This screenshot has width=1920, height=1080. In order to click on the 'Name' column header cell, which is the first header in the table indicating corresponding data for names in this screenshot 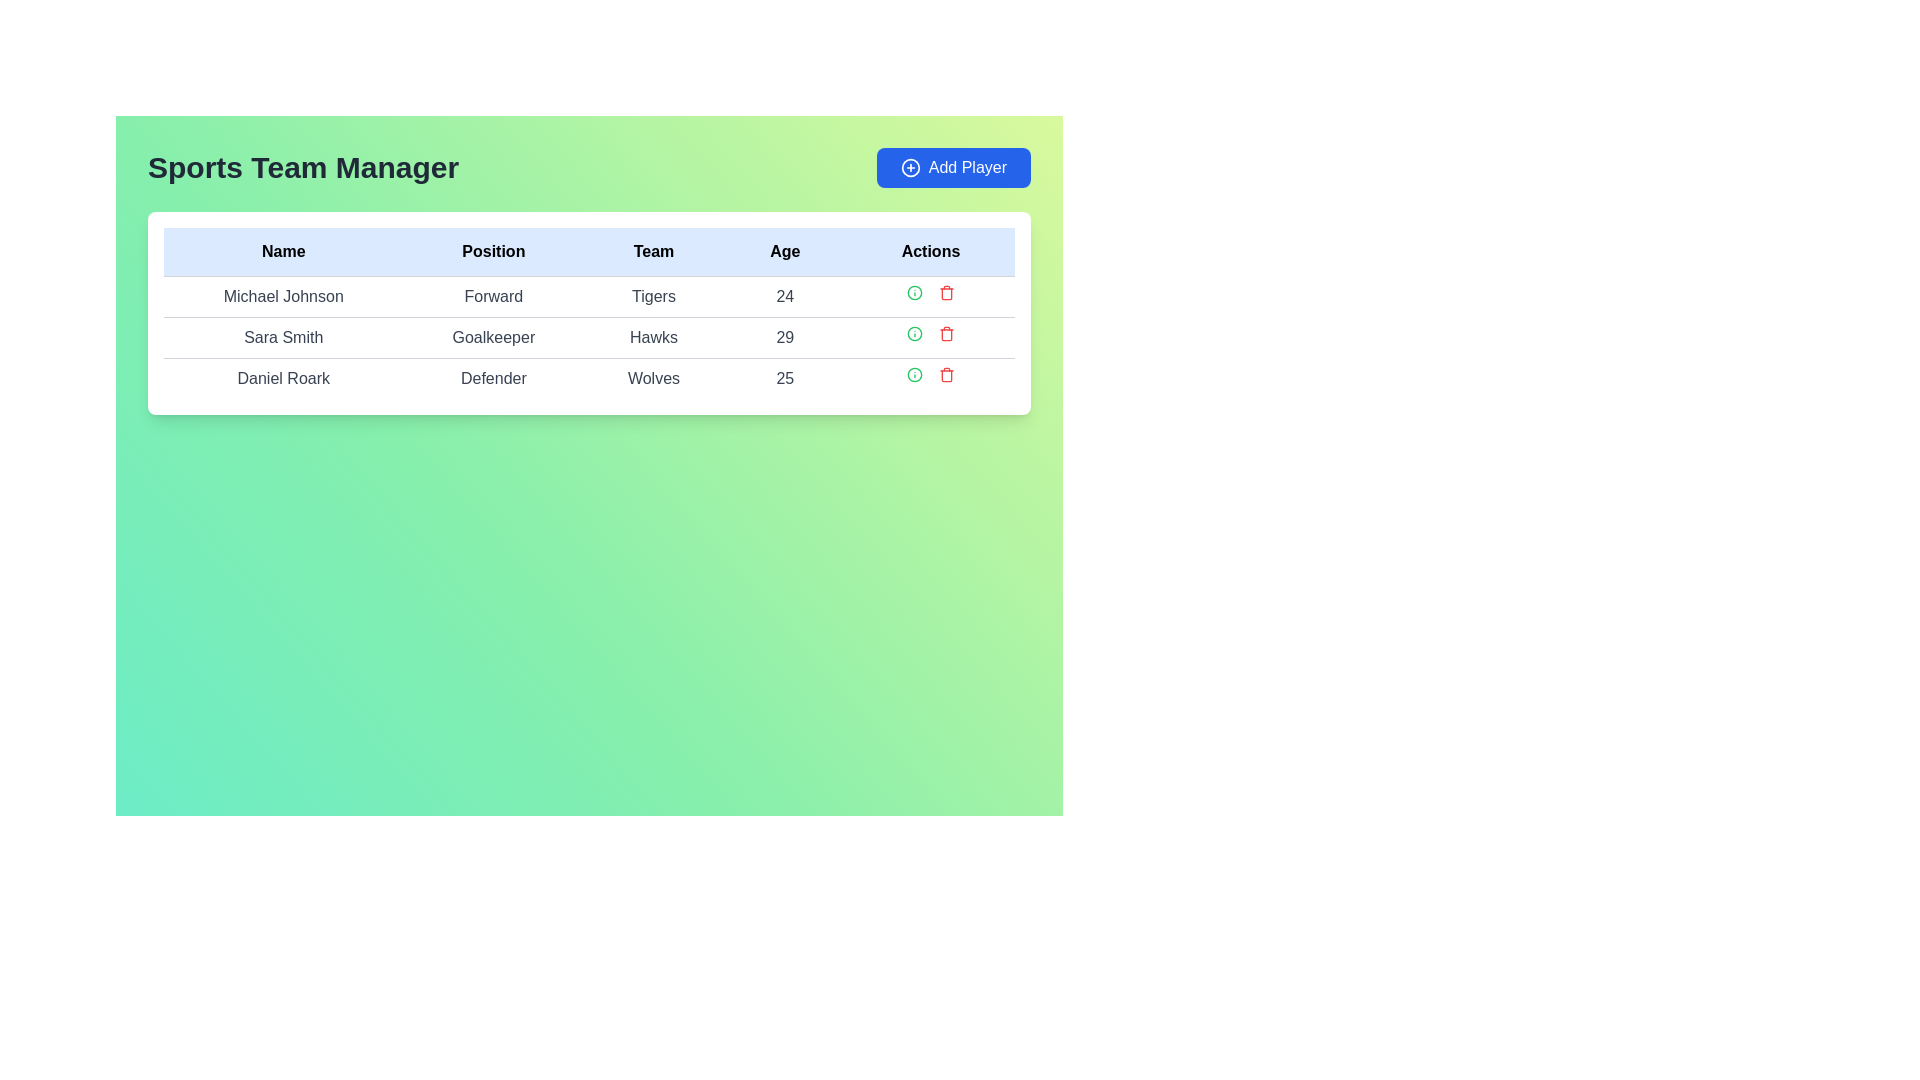, I will do `click(282, 251)`.